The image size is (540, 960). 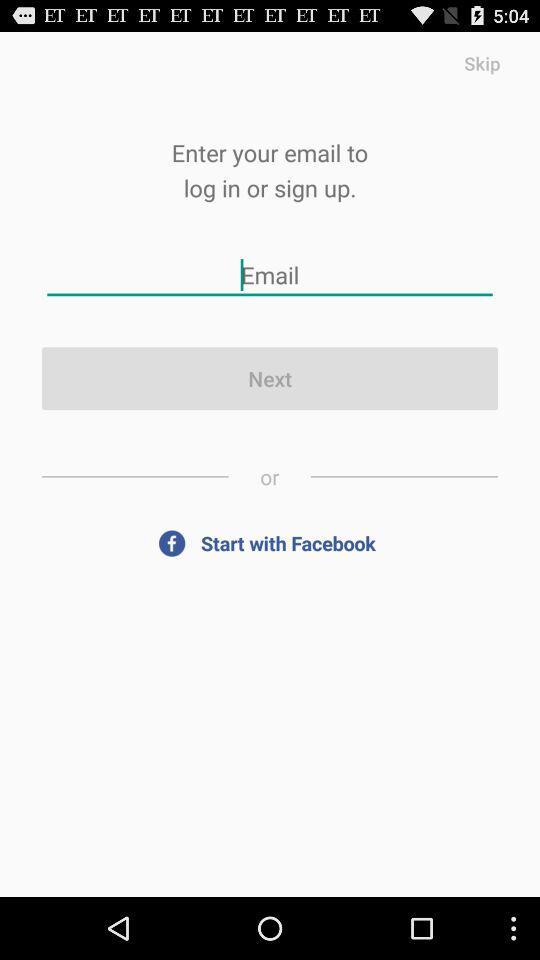 I want to click on the next item, so click(x=270, y=377).